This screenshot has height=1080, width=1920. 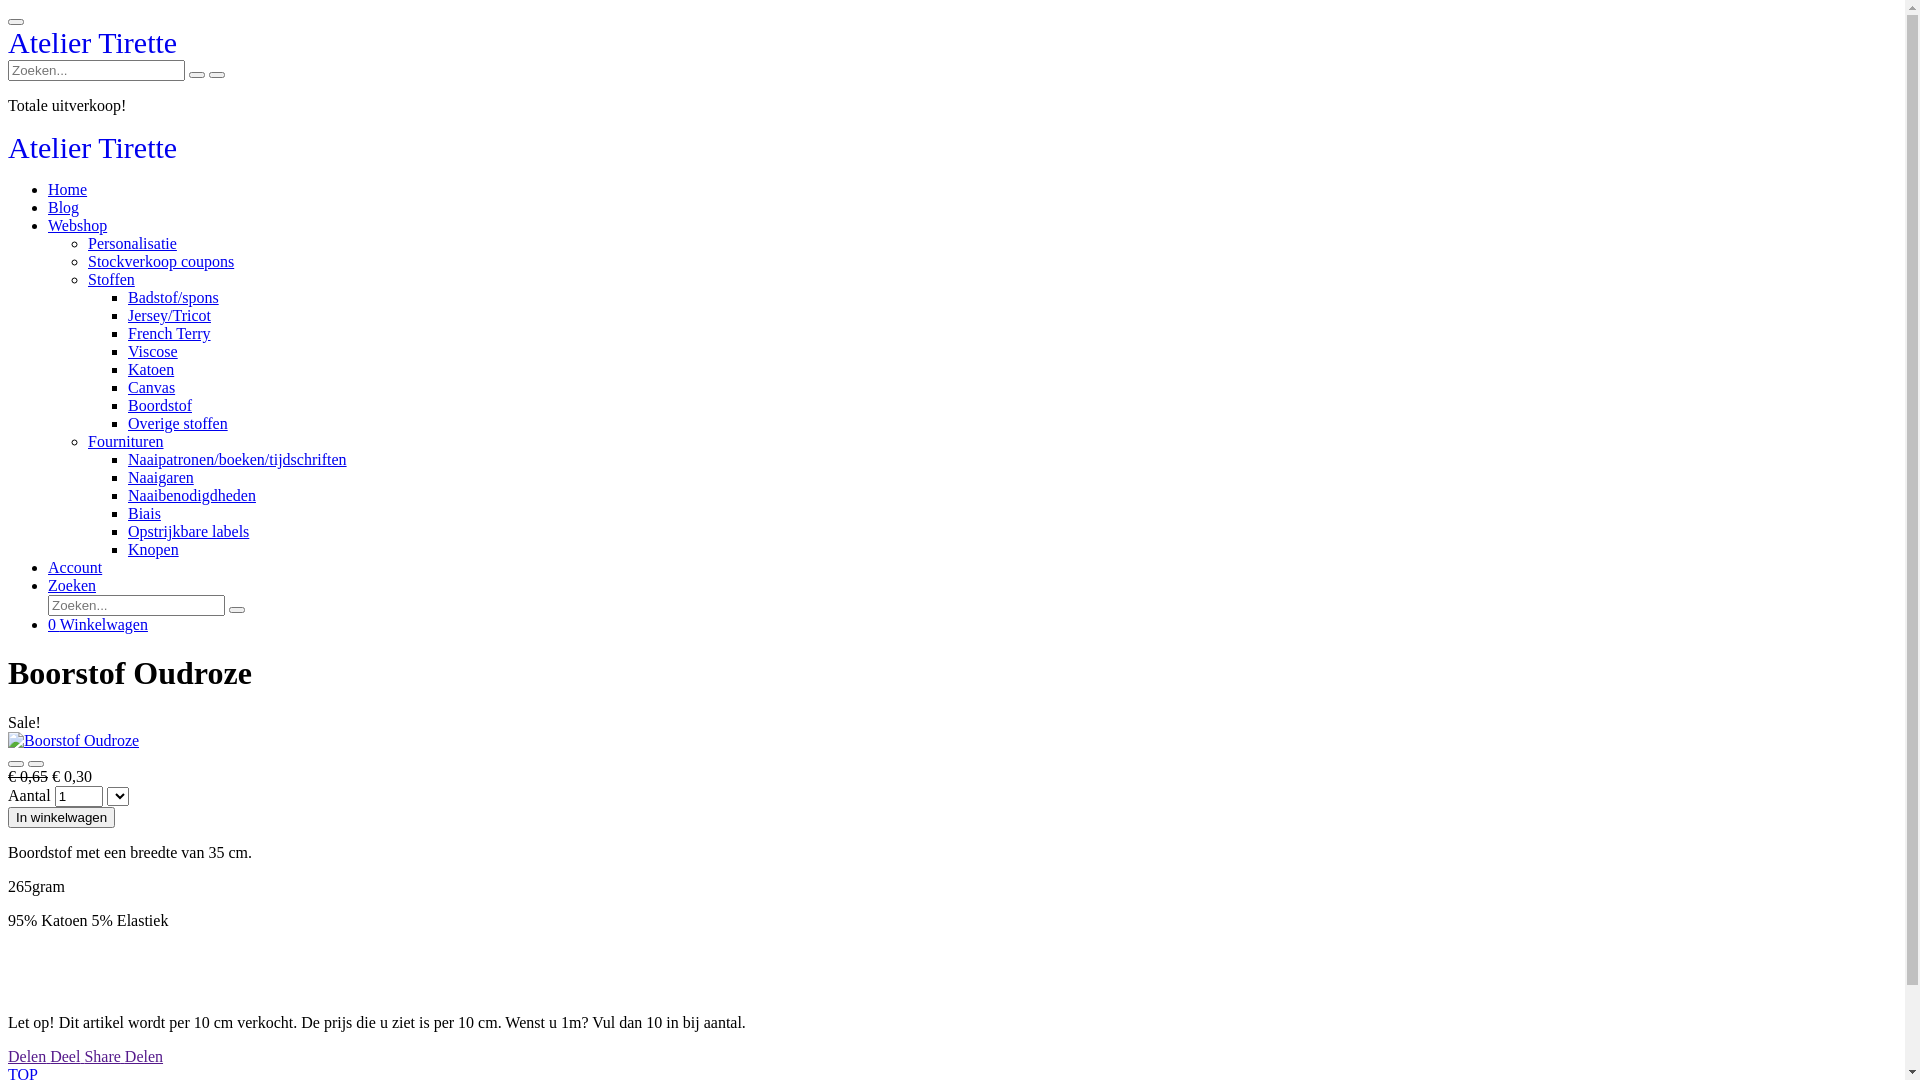 I want to click on 'Deel', so click(x=67, y=1055).